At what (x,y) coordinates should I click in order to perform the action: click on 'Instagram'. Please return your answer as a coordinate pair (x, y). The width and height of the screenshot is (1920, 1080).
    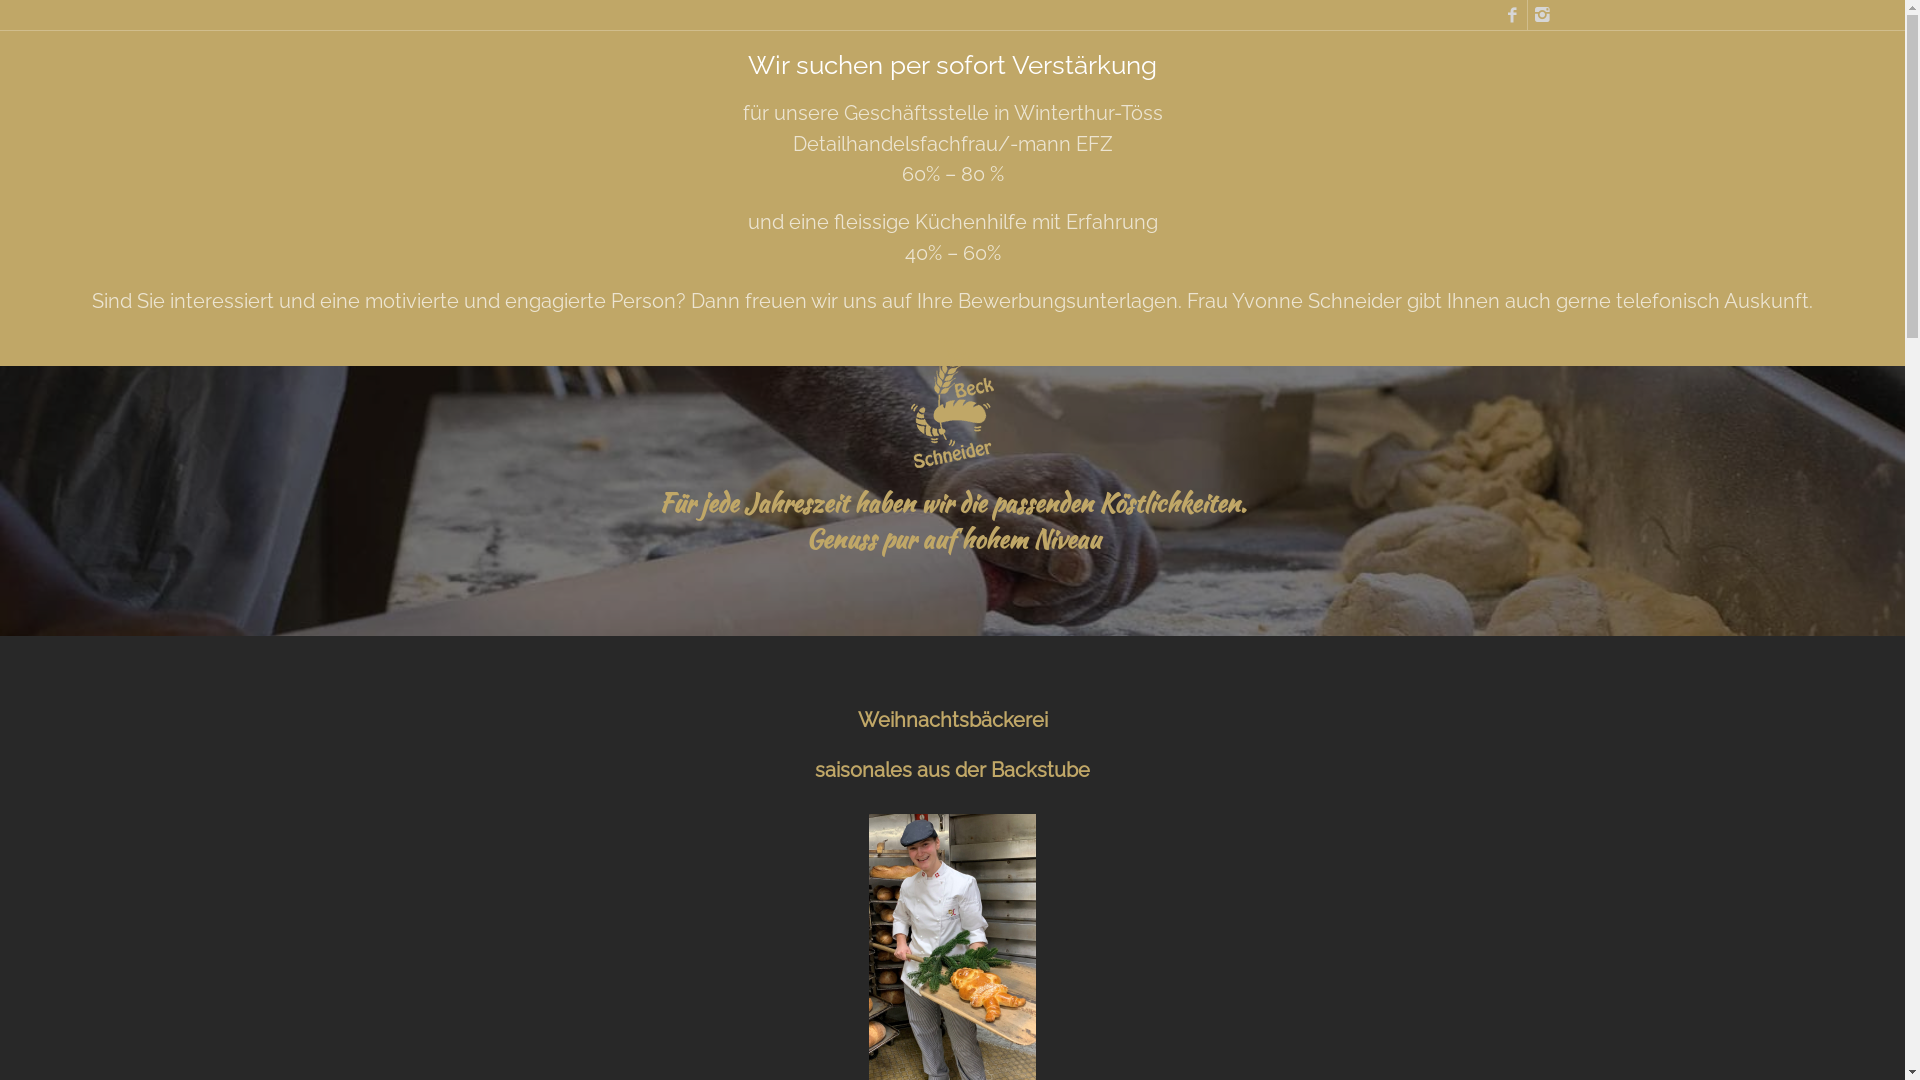
    Looking at the image, I should click on (1541, 15).